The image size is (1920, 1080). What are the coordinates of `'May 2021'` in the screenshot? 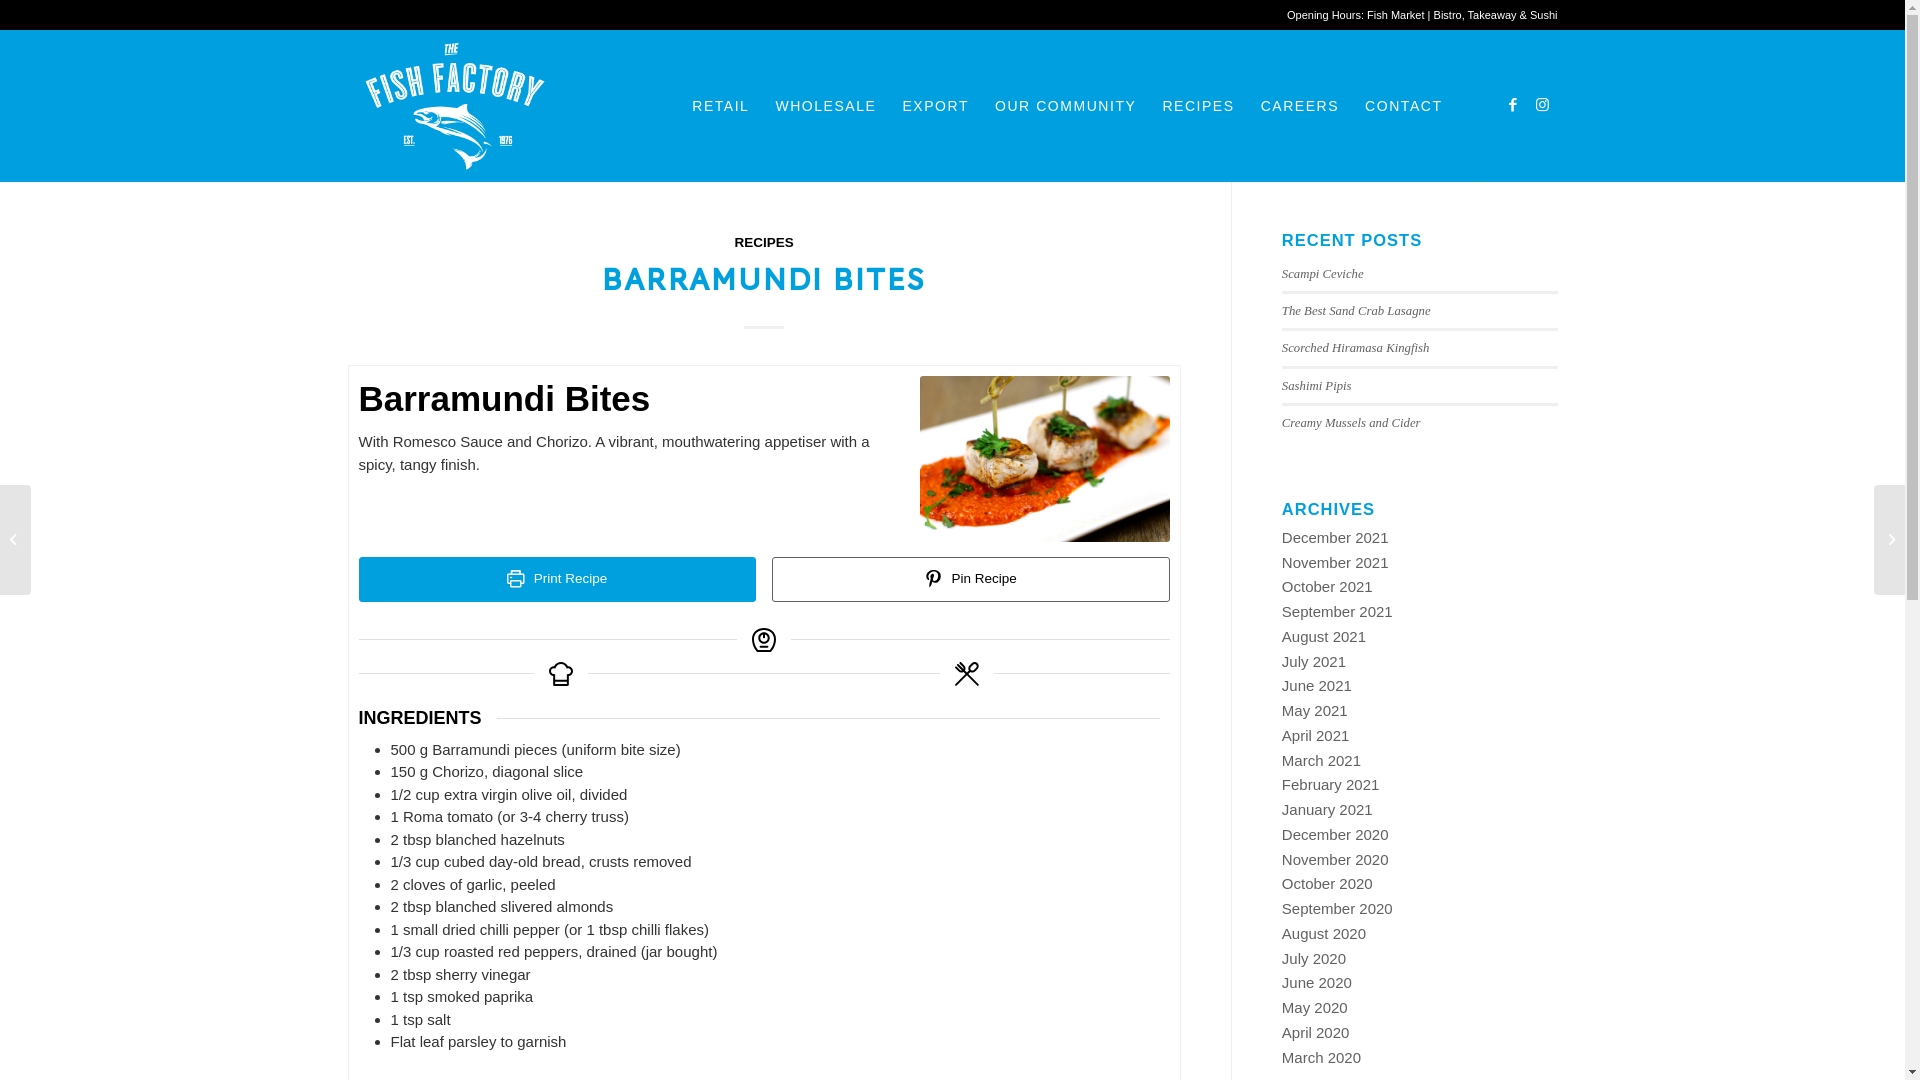 It's located at (1315, 709).